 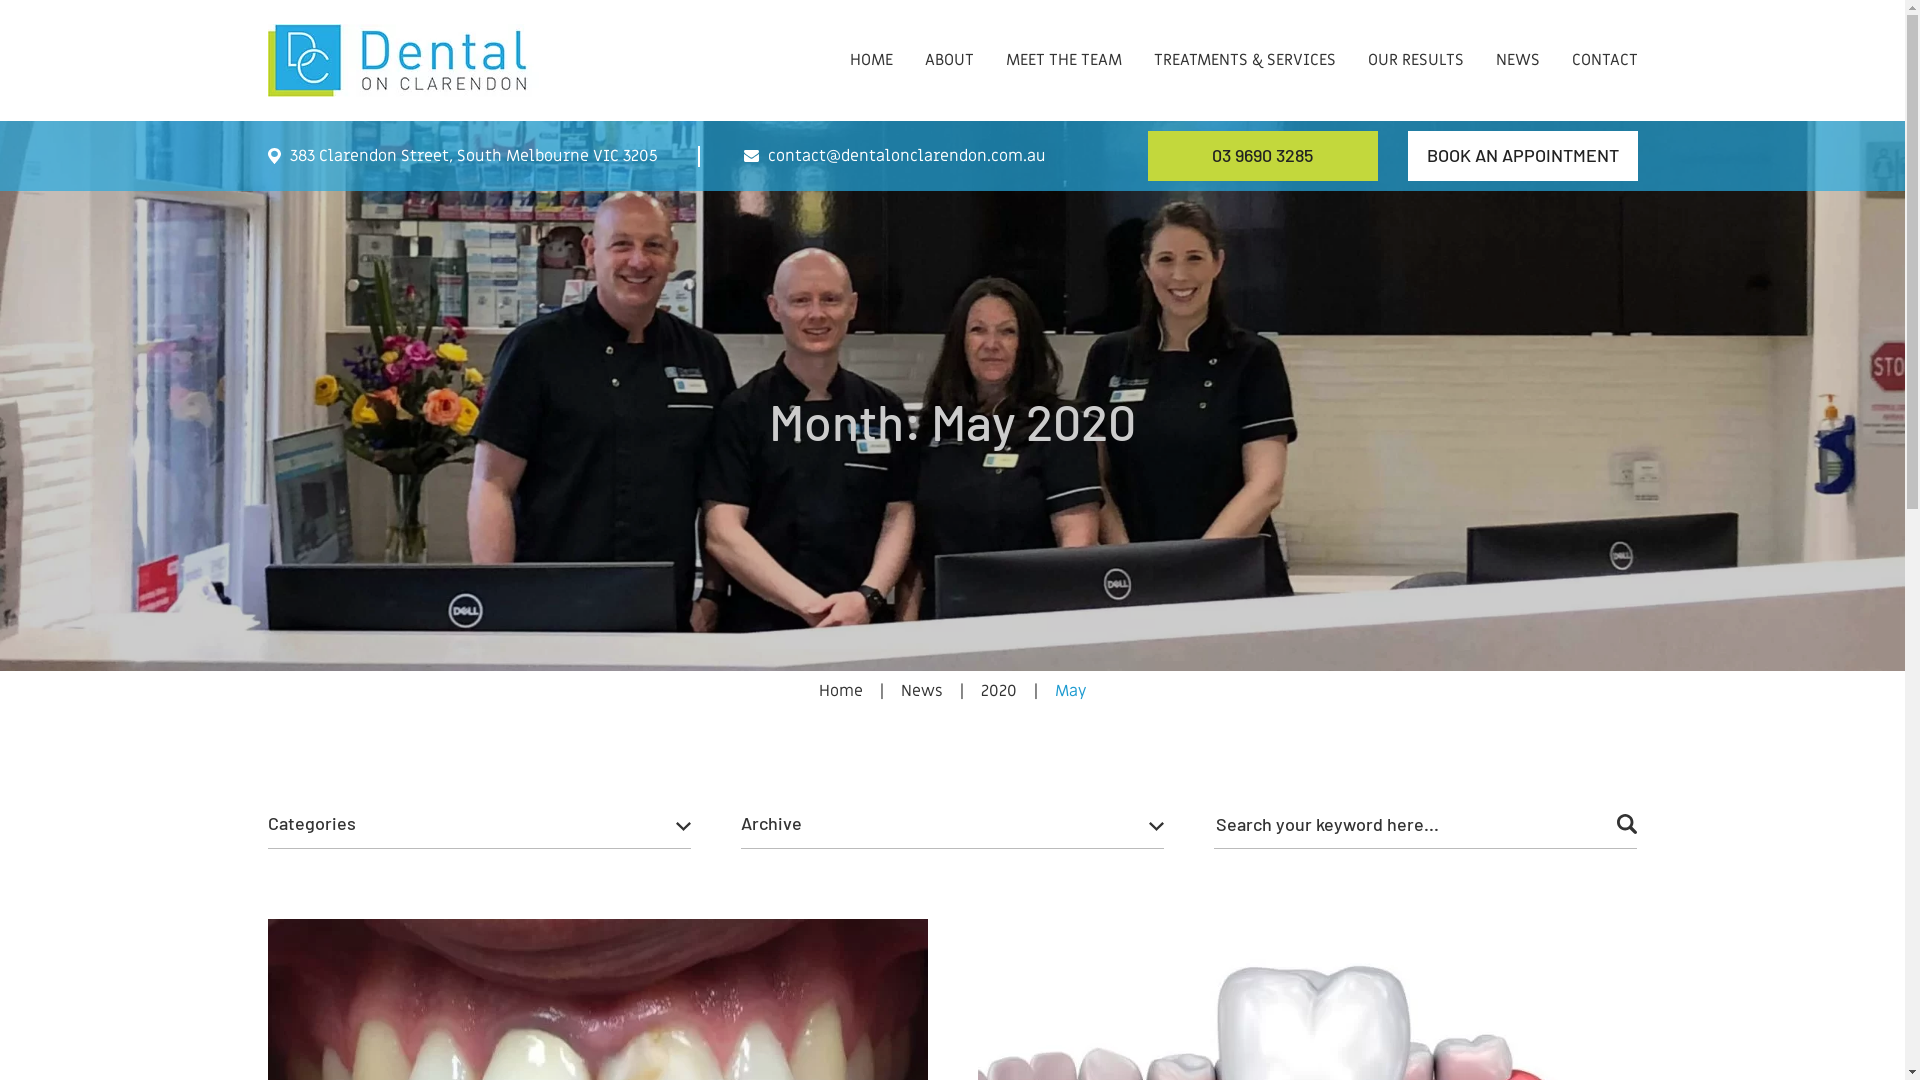 What do you see at coordinates (947, 40) in the screenshot?
I see `'ABOUT'` at bounding box center [947, 40].